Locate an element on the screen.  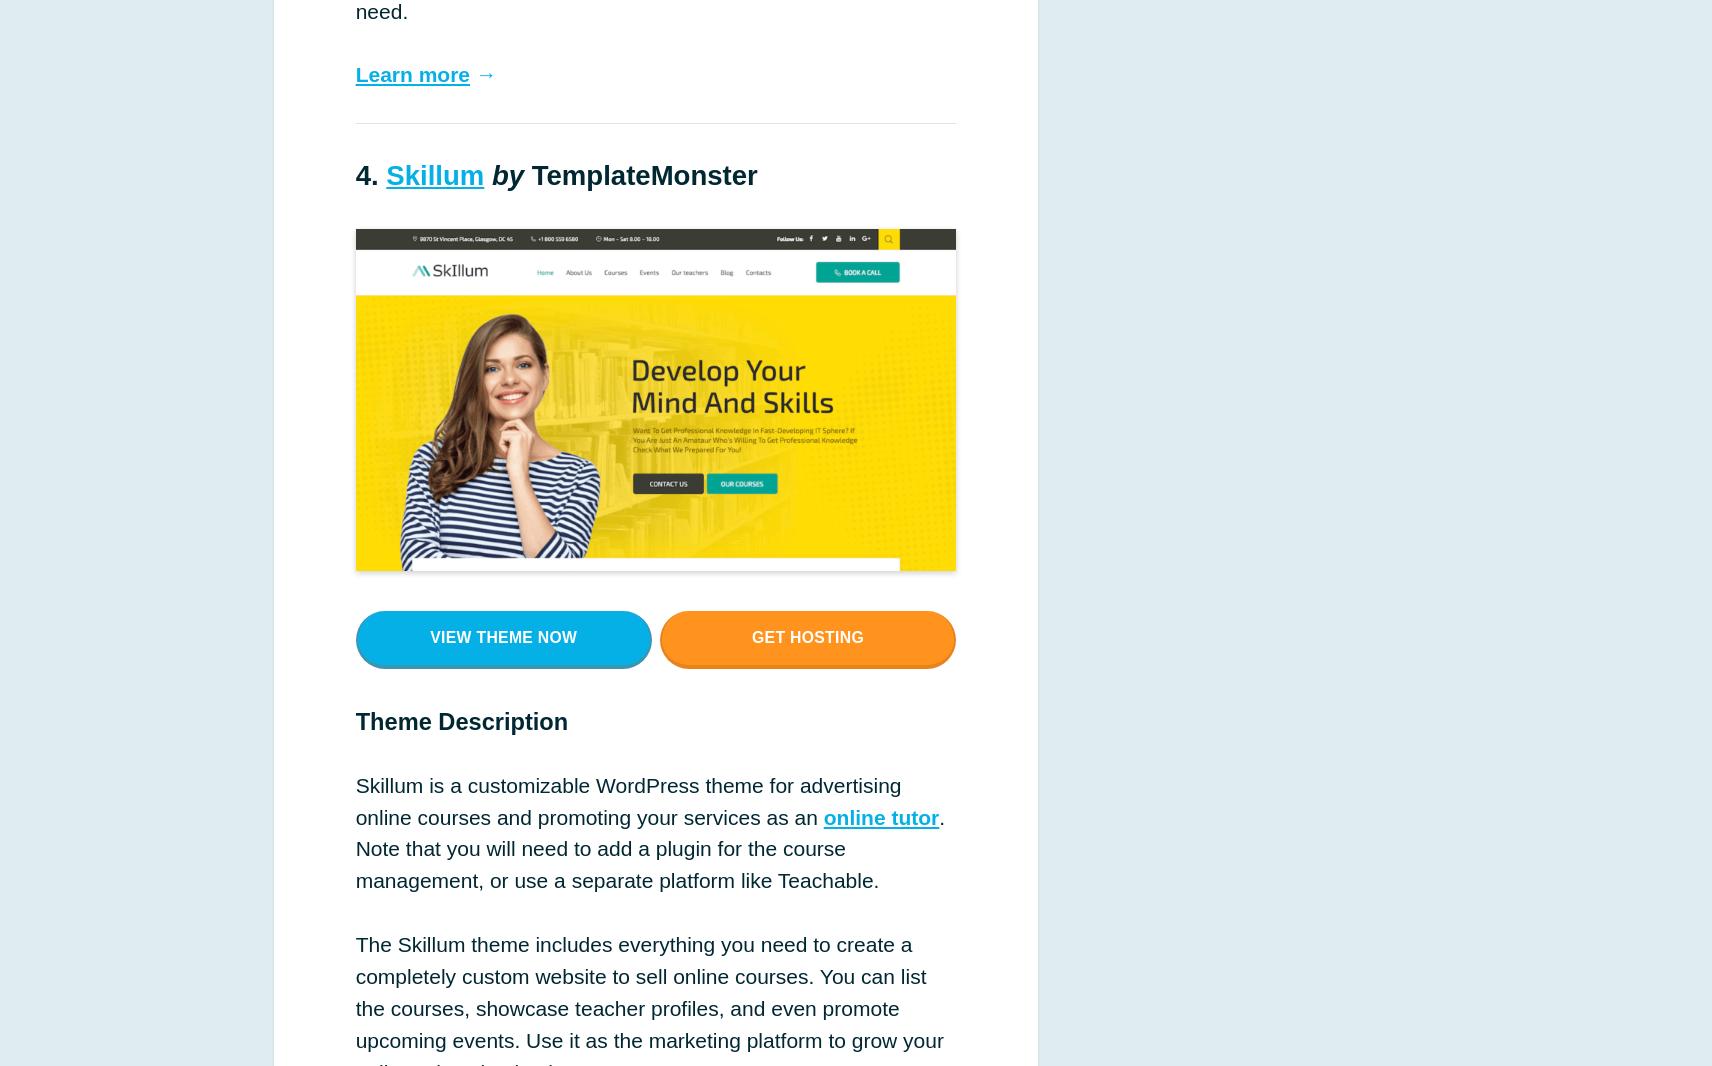
'Get hosting' is located at coordinates (807, 636).